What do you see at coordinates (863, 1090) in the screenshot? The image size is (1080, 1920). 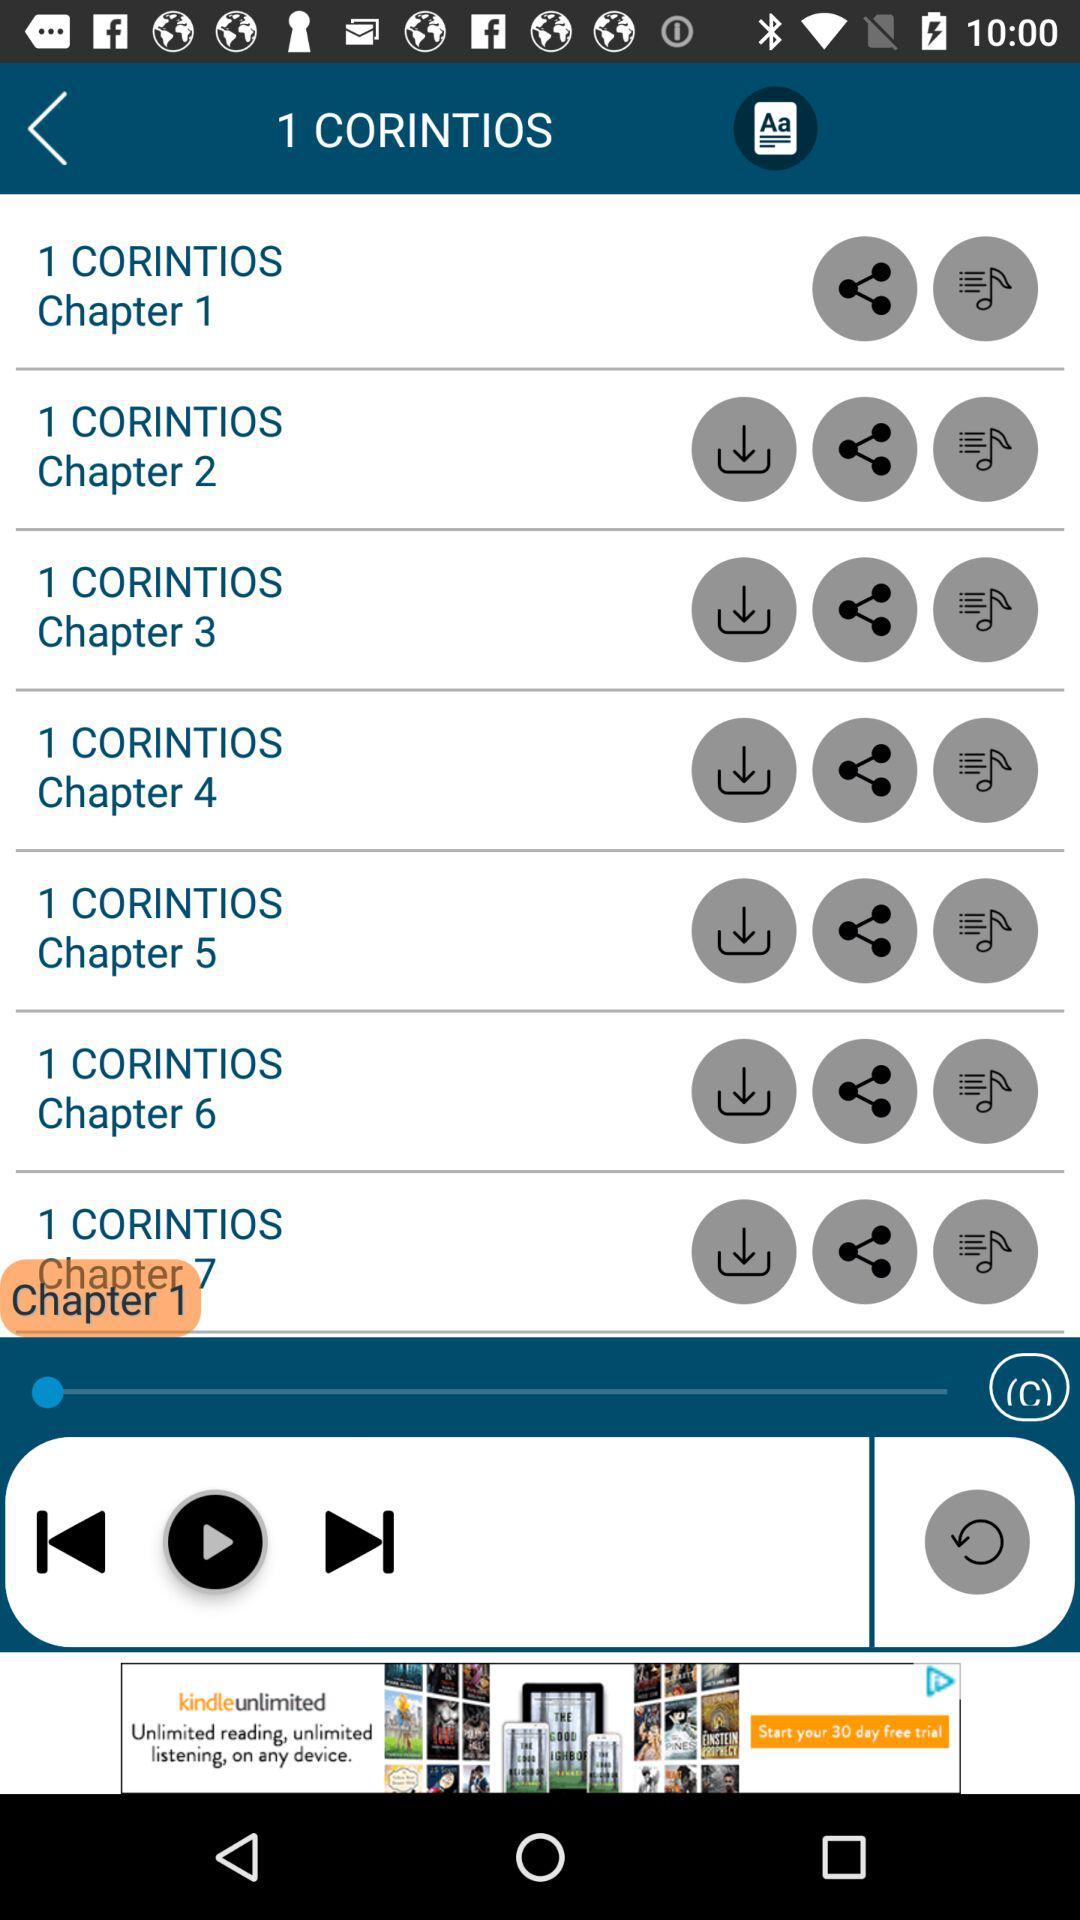 I see `share 1 corintios chapter 6` at bounding box center [863, 1090].